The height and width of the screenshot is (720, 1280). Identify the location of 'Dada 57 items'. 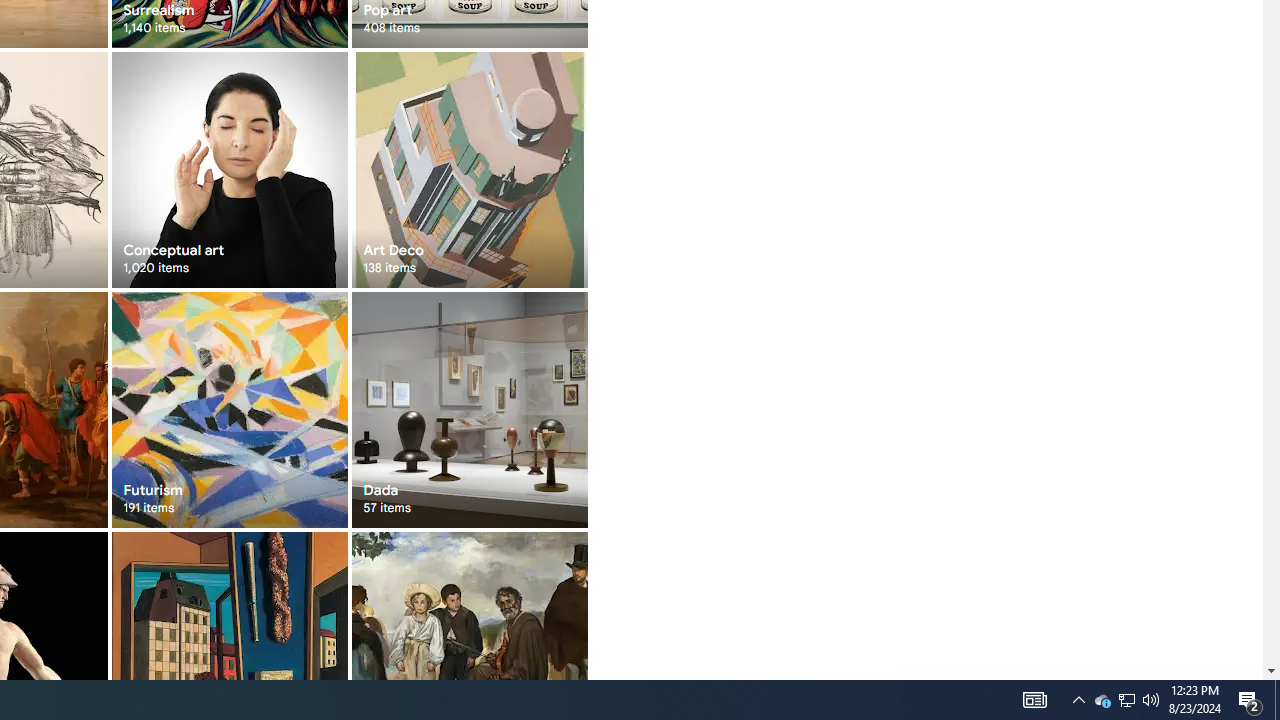
(468, 409).